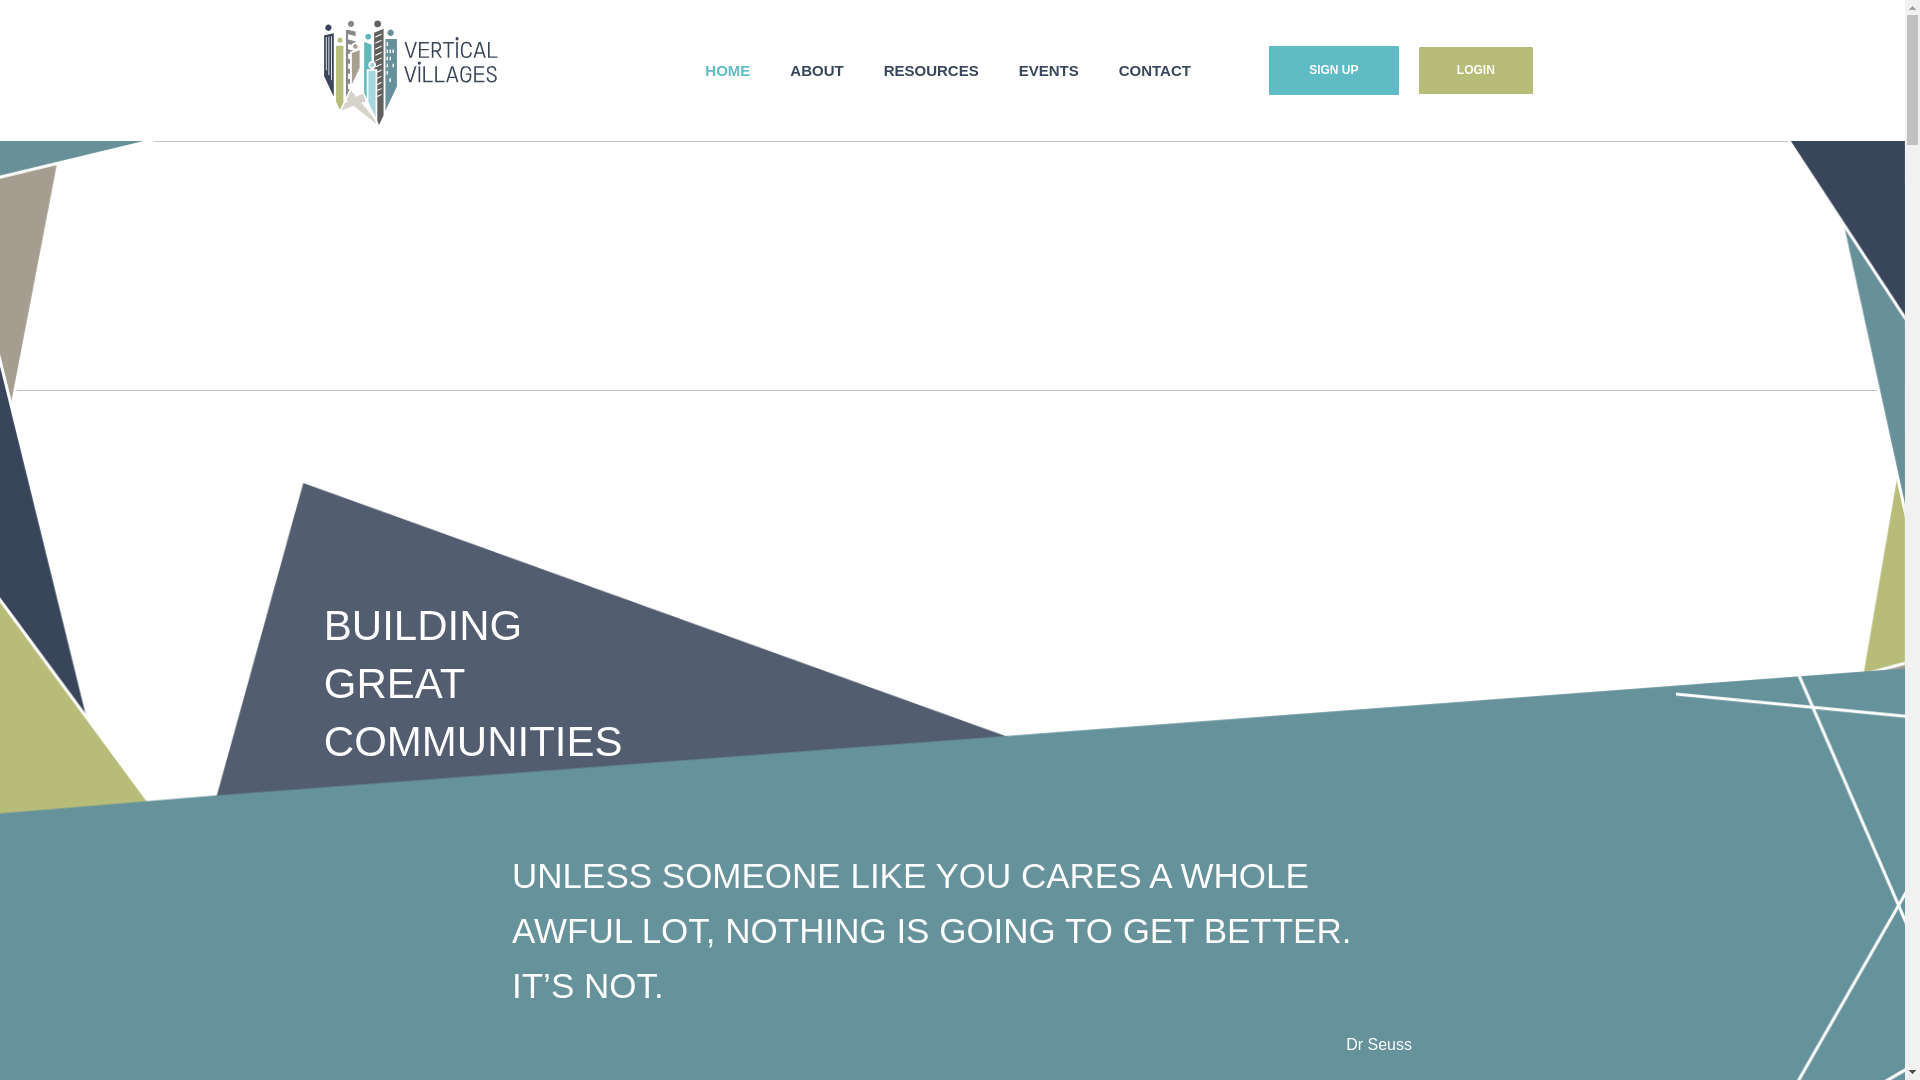 The height and width of the screenshot is (1080, 1920). What do you see at coordinates (998, 69) in the screenshot?
I see `'EVENTS'` at bounding box center [998, 69].